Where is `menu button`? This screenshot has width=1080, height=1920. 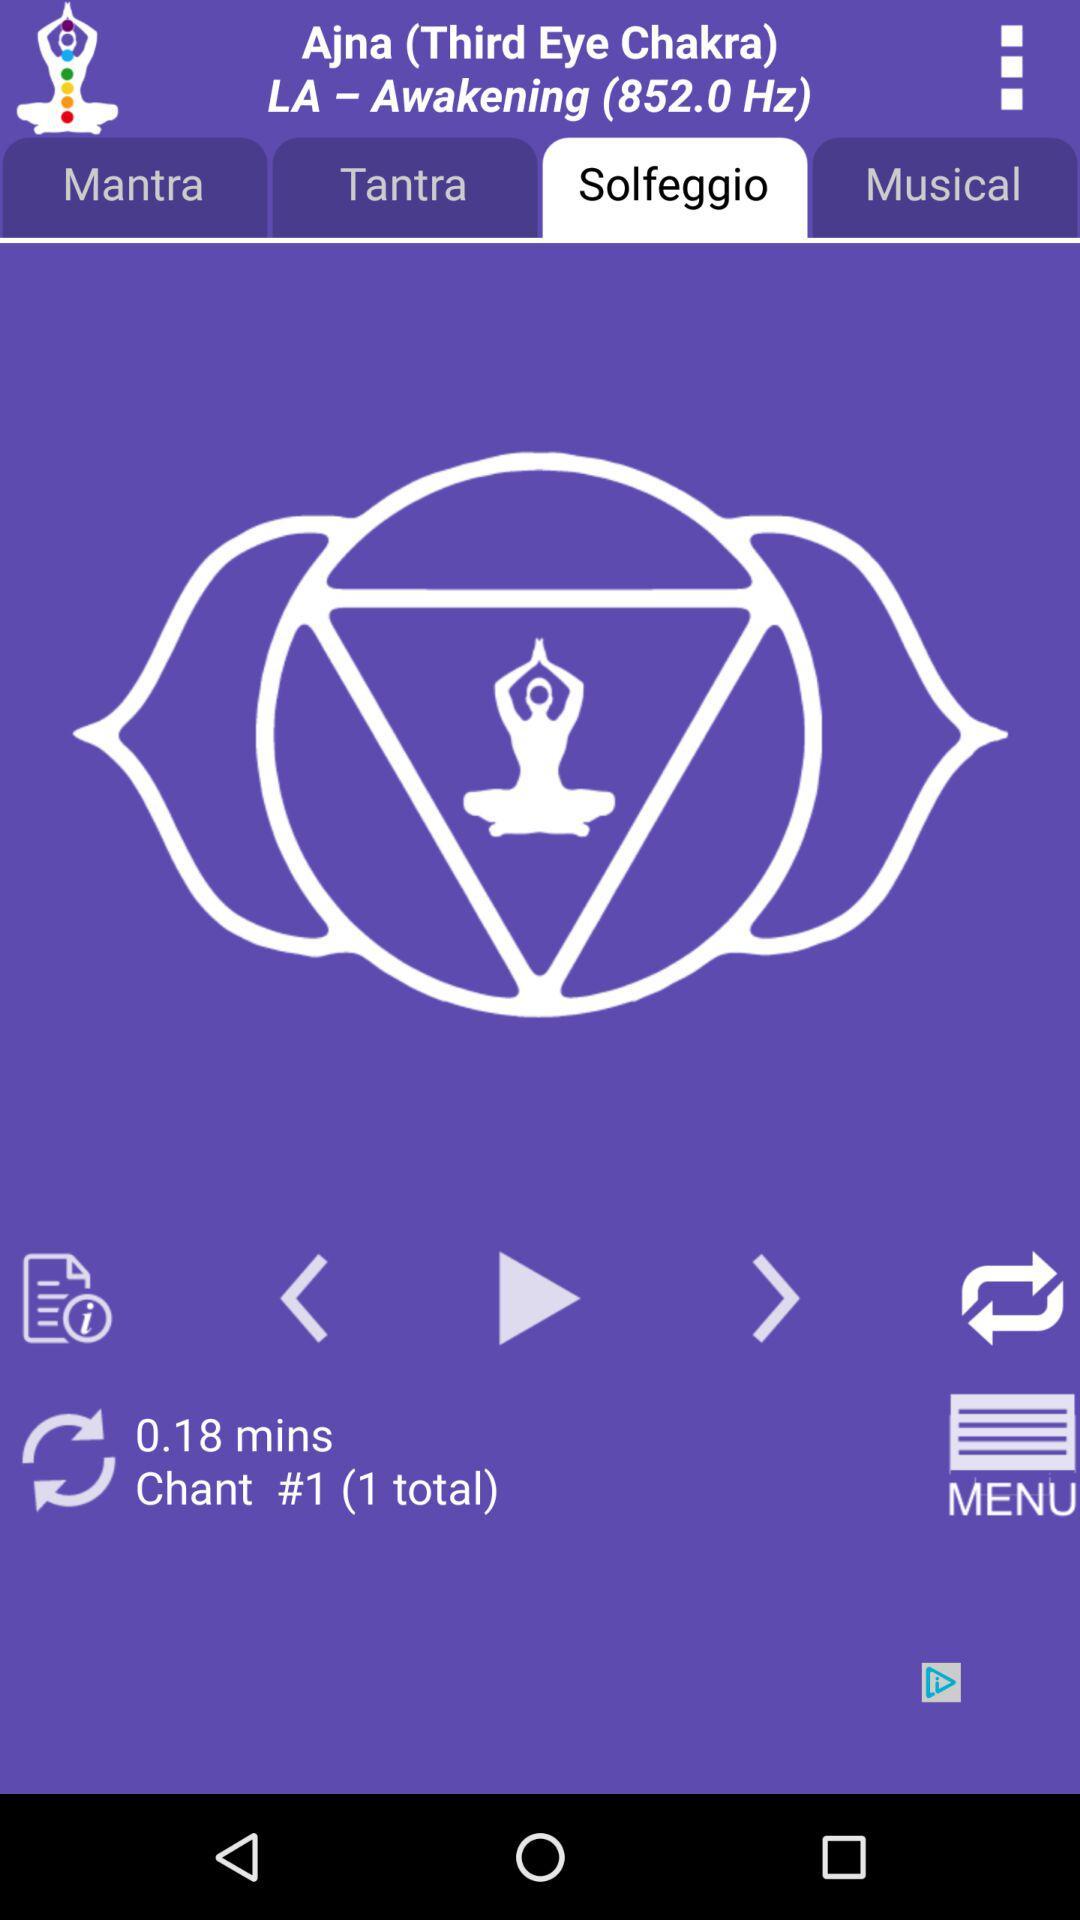
menu button is located at coordinates (1012, 67).